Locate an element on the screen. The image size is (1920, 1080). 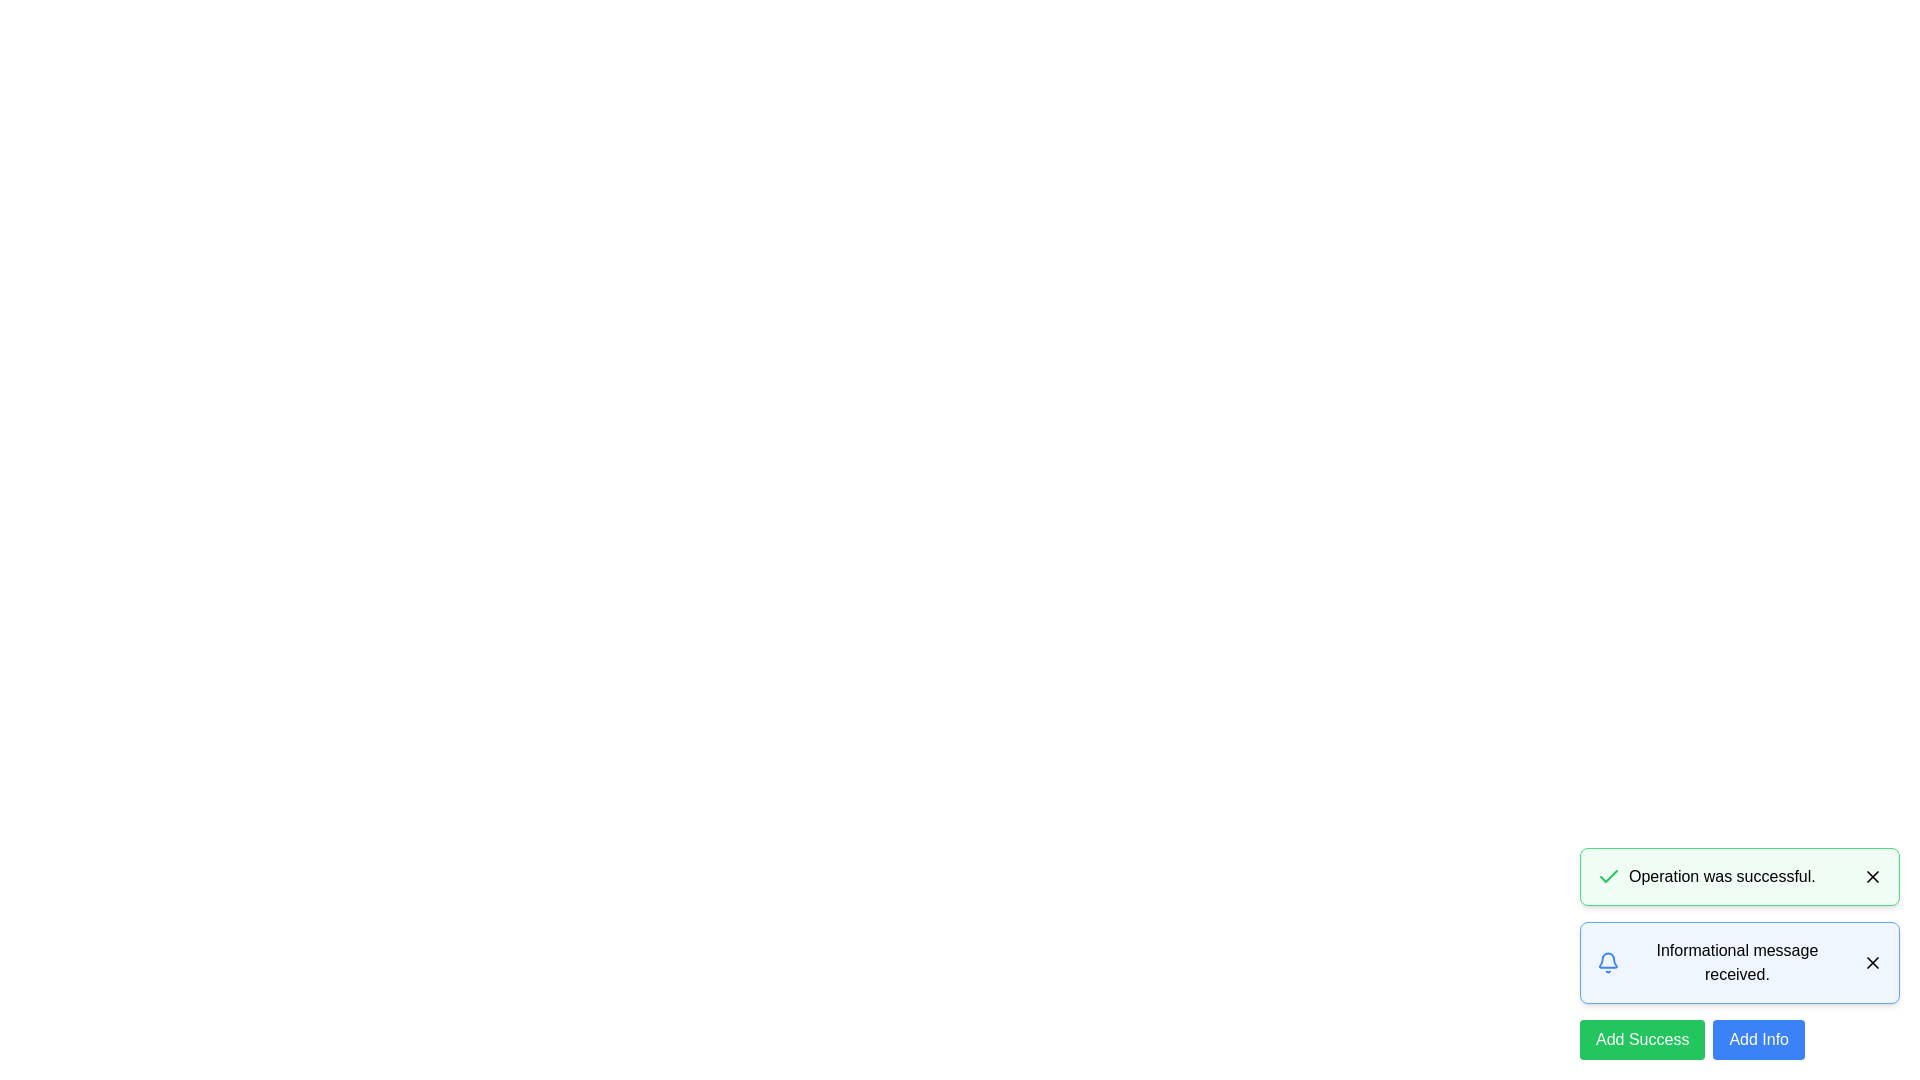
the text label that reads 'Operation was successful.' which is styled with a medium font weight and green text color, indicating a success message is located at coordinates (1721, 875).